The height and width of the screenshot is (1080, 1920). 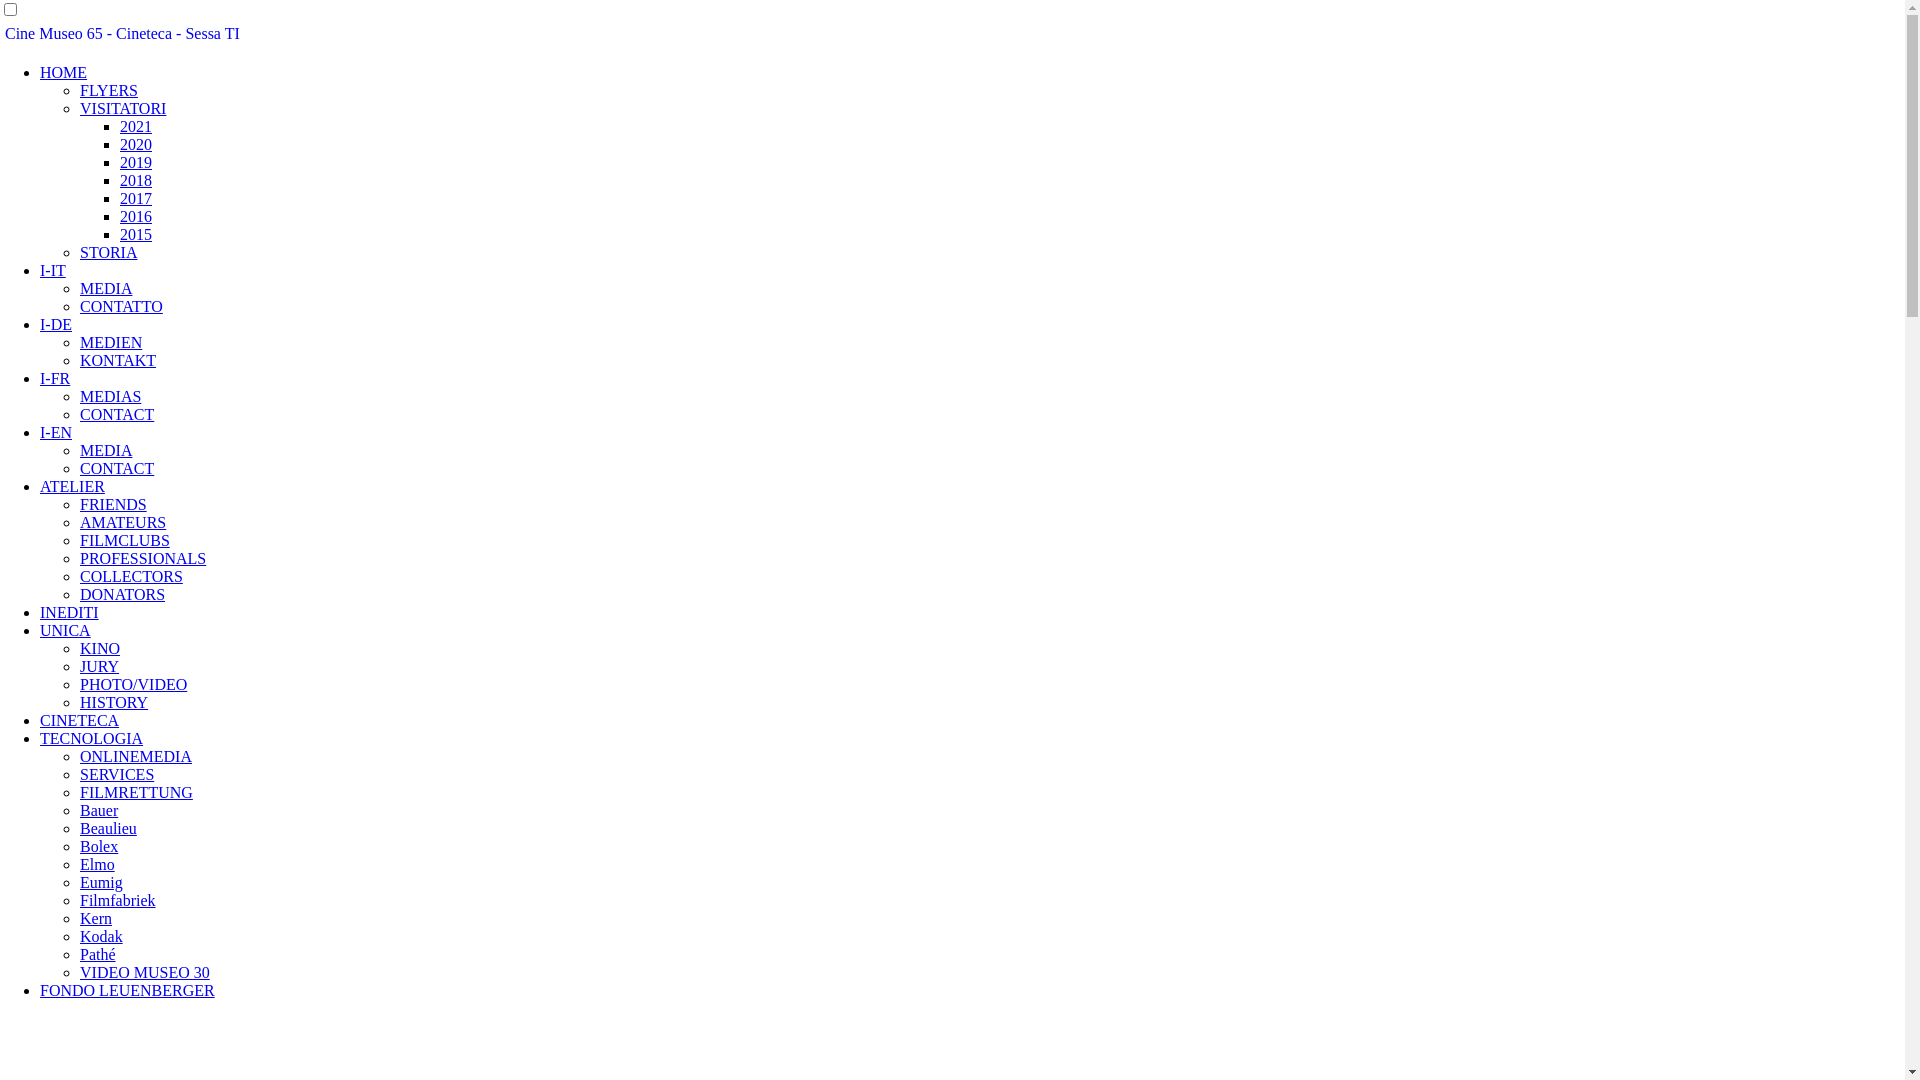 What do you see at coordinates (72, 486) in the screenshot?
I see `'ATELIER'` at bounding box center [72, 486].